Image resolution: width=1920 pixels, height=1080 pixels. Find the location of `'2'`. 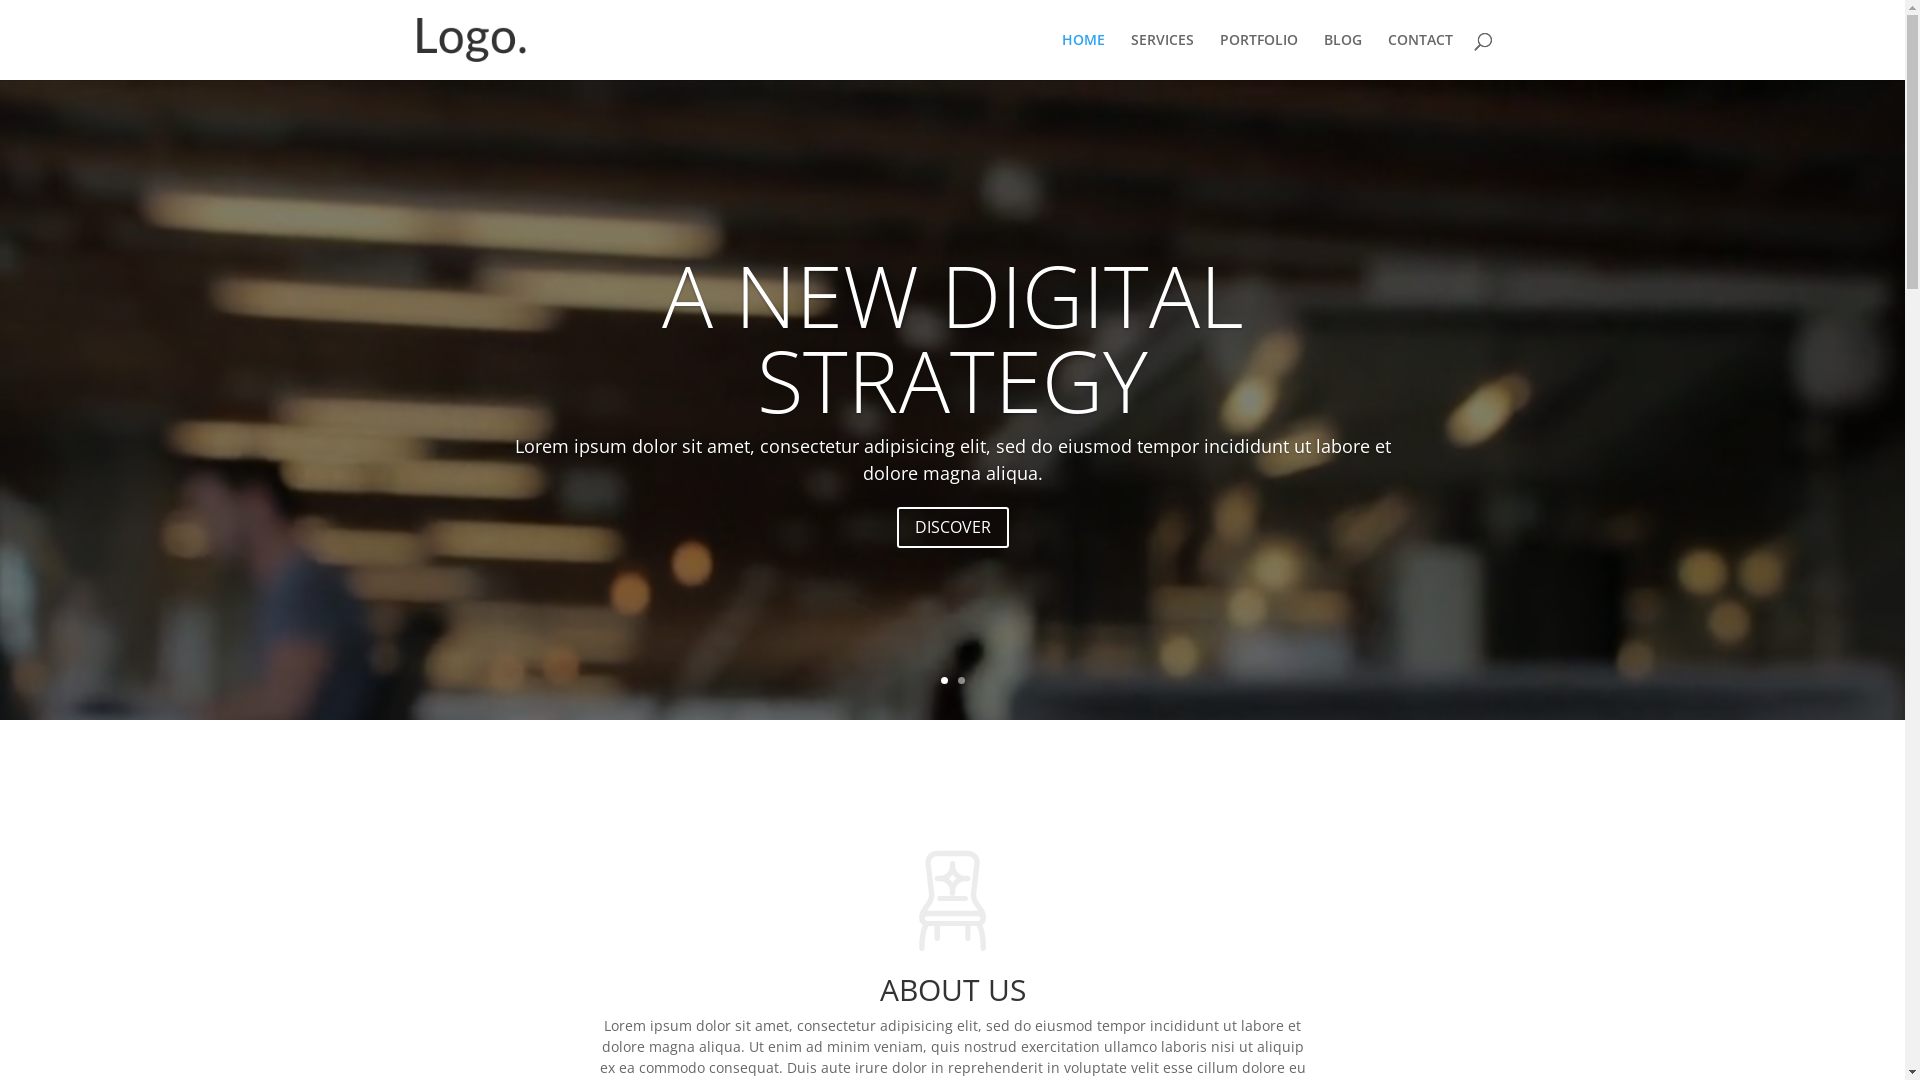

'2' is located at coordinates (961, 679).